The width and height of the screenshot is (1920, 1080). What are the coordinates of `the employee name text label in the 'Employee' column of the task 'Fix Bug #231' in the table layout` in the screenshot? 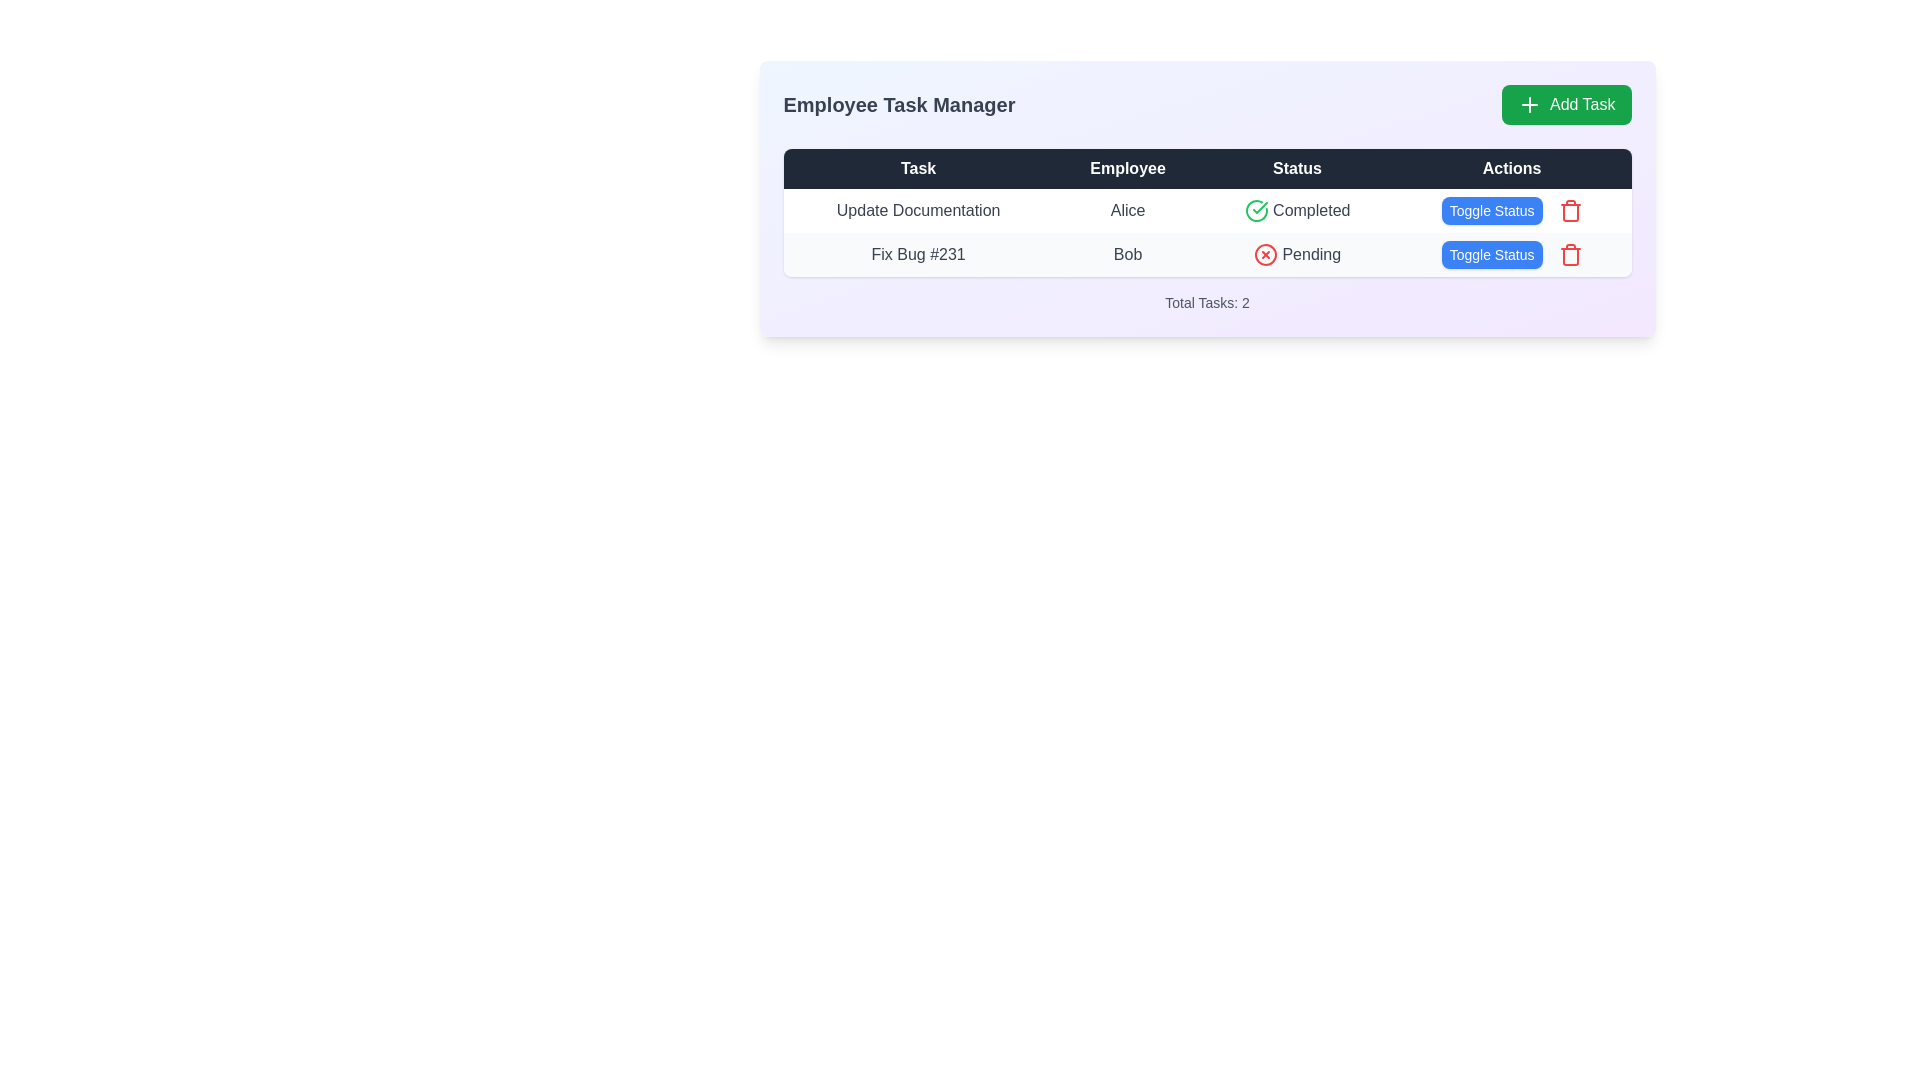 It's located at (1128, 253).